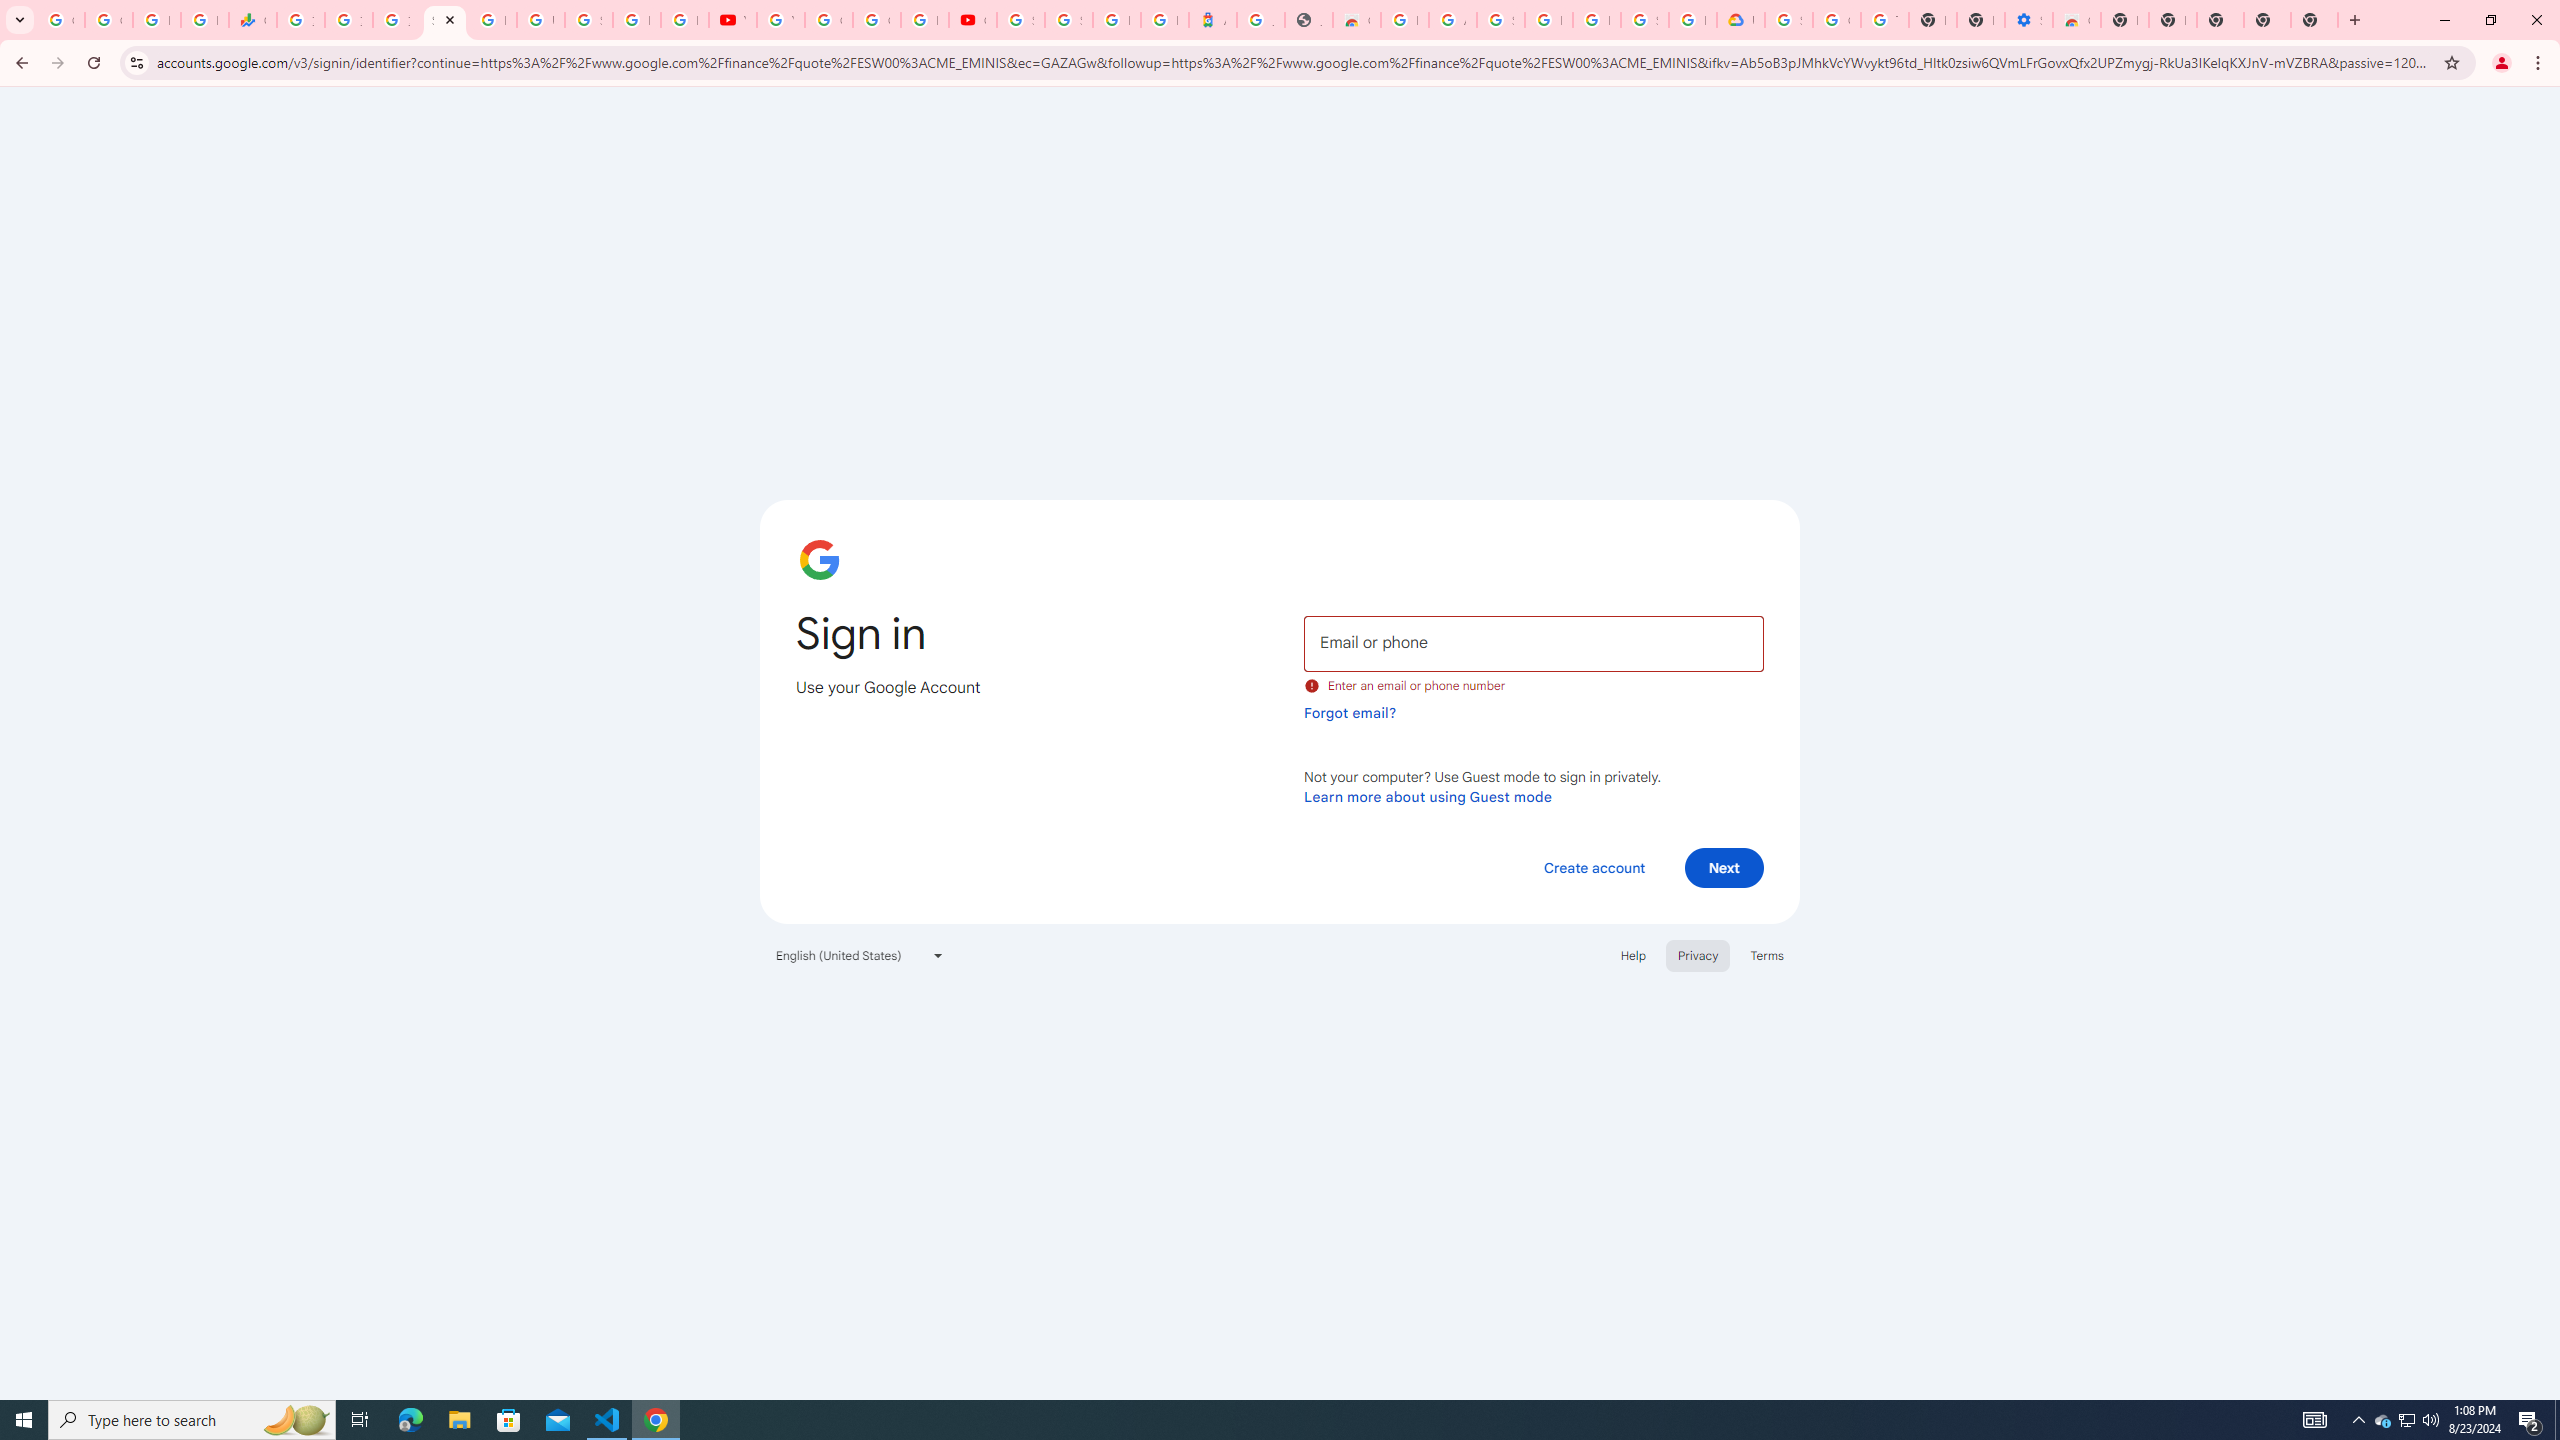 The image size is (2560, 1440). What do you see at coordinates (1632, 954) in the screenshot?
I see `'Help'` at bounding box center [1632, 954].